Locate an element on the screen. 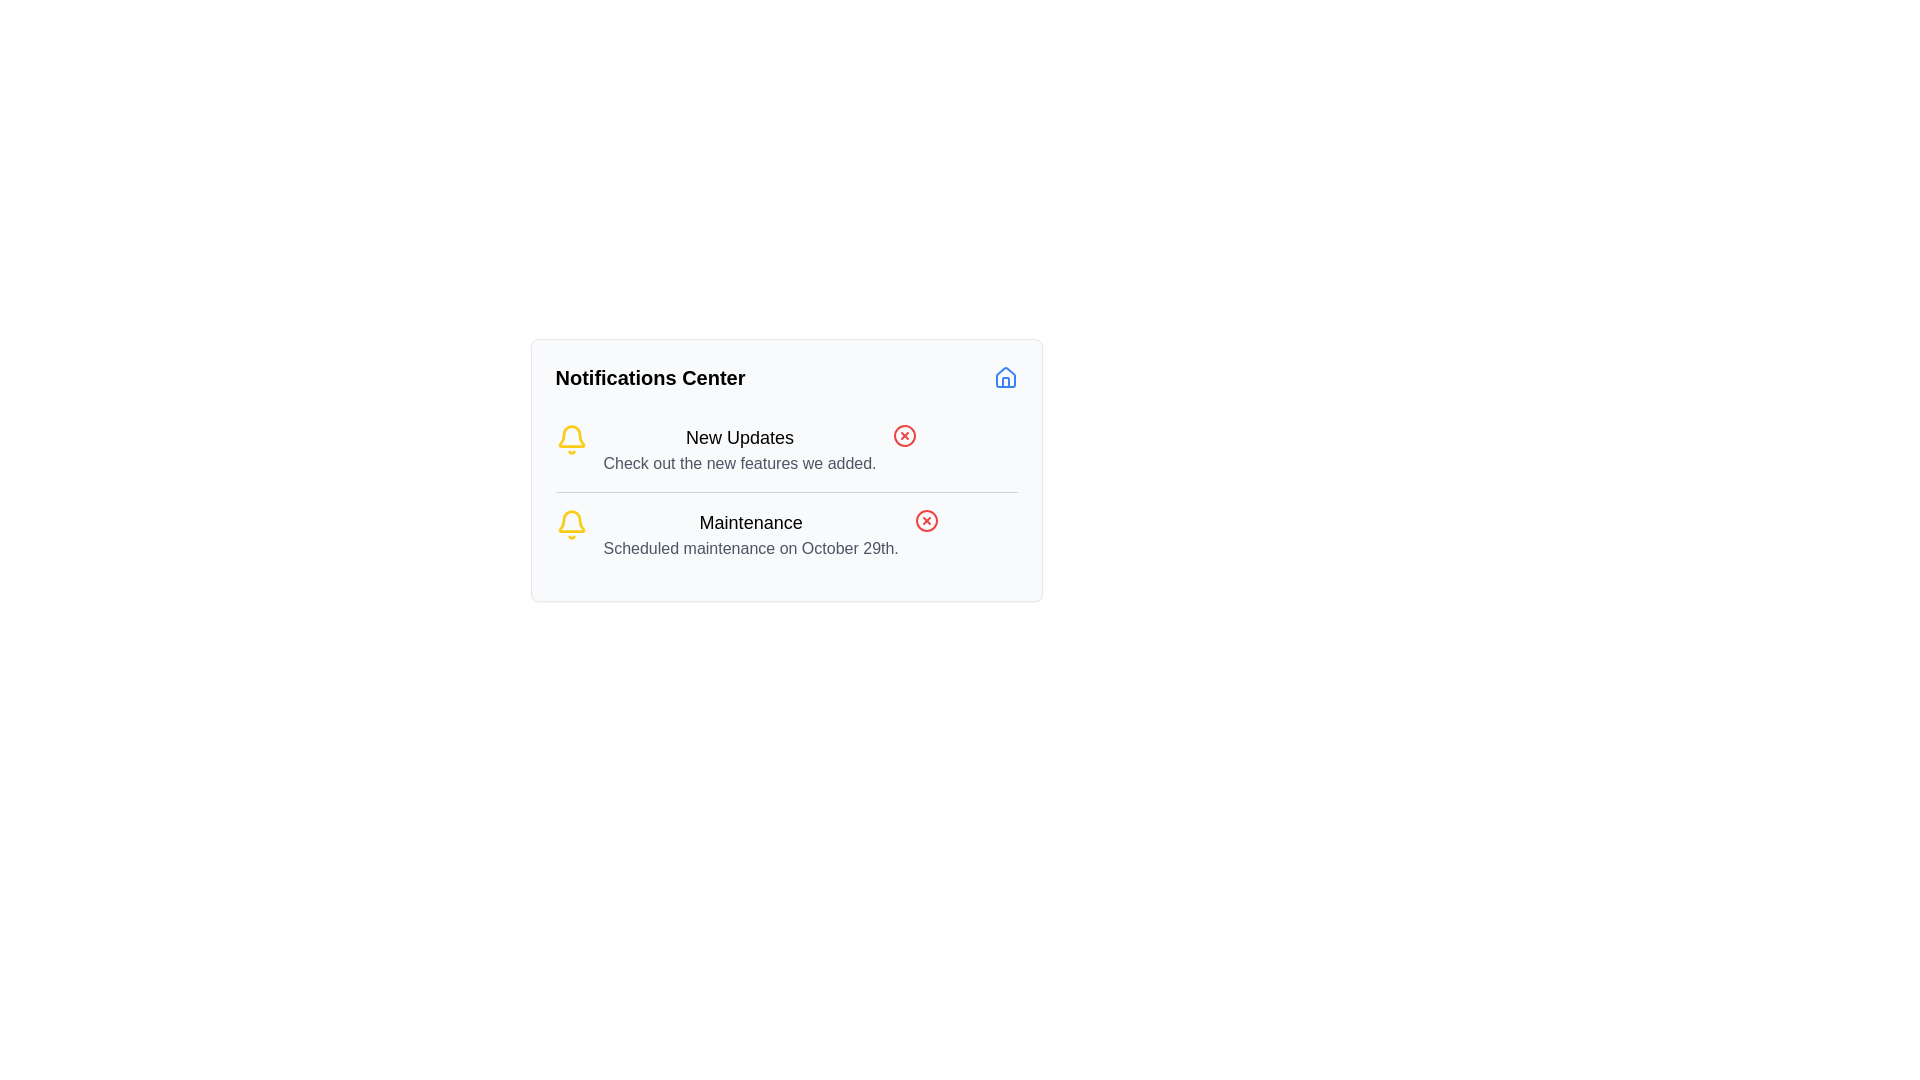 The image size is (1920, 1080). the bell icon with a yellow outline and transparent fill, which is located at the beginning of the 'New Updates' section in the notification card is located at coordinates (570, 438).